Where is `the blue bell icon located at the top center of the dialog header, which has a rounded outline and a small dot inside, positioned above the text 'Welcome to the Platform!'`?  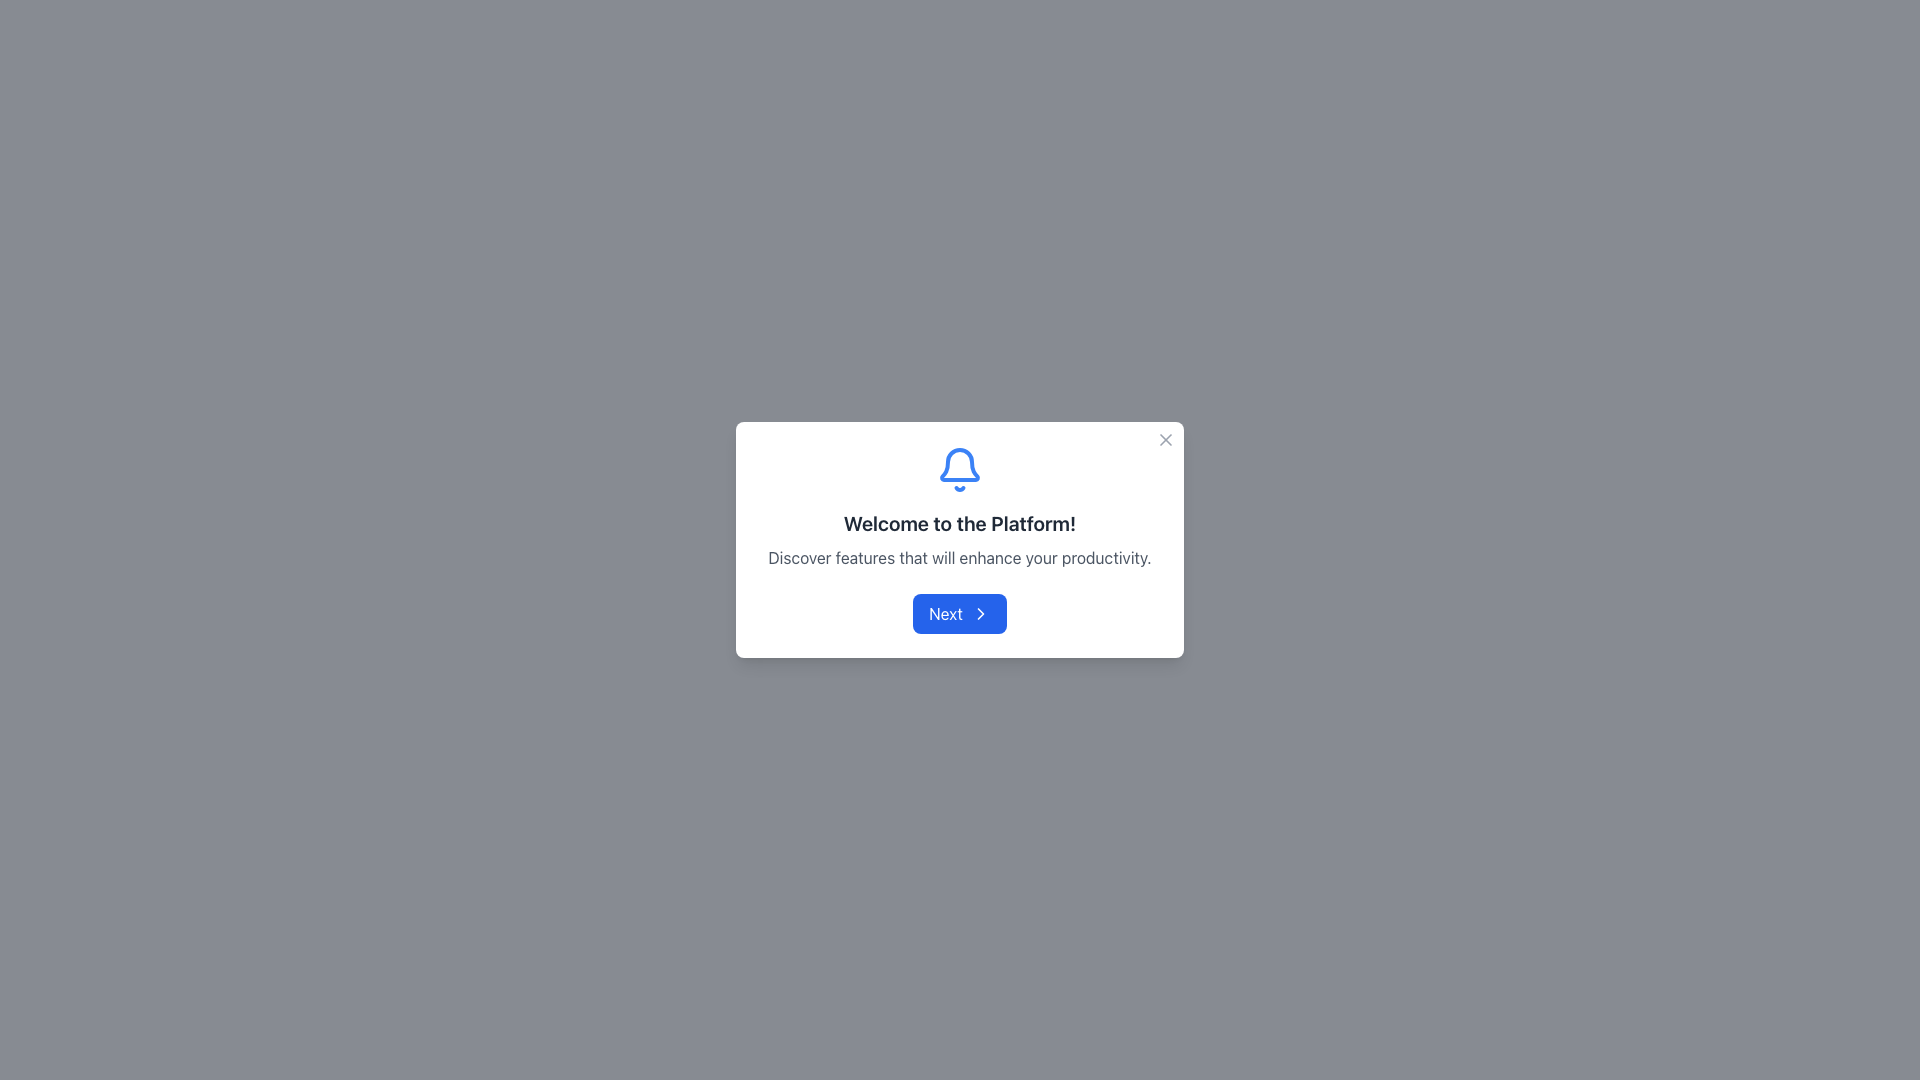
the blue bell icon located at the top center of the dialog header, which has a rounded outline and a small dot inside, positioned above the text 'Welcome to the Platform!' is located at coordinates (960, 470).